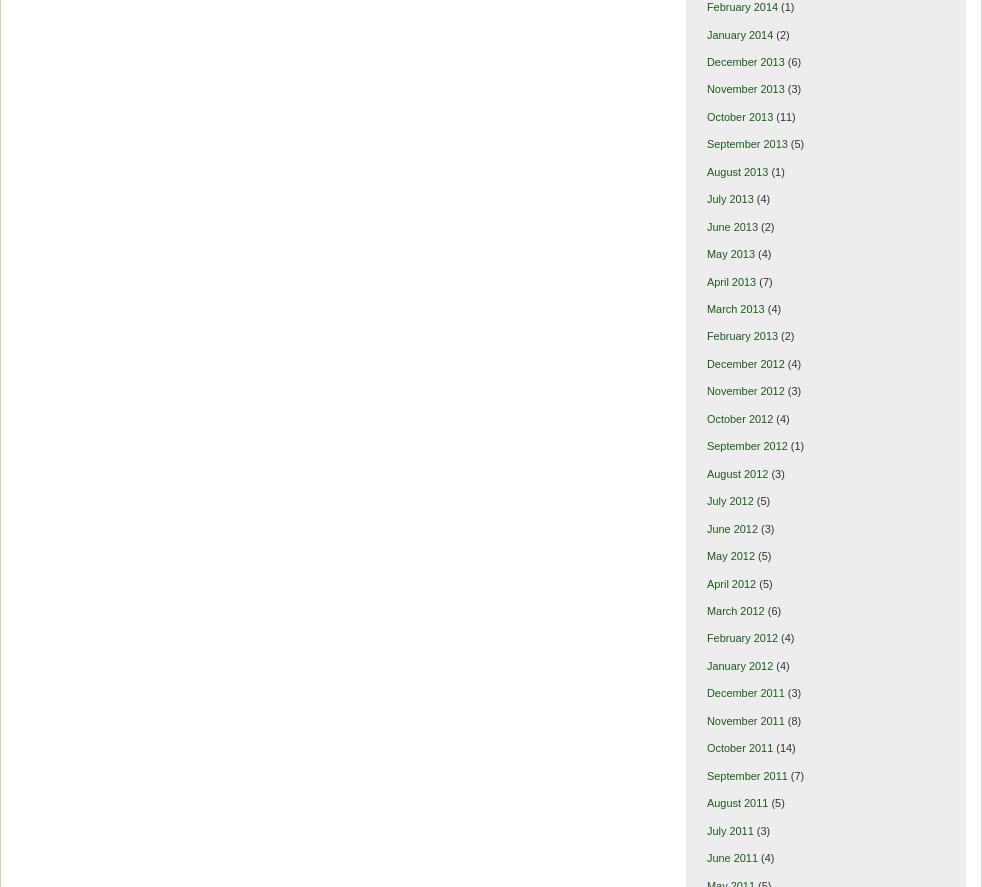 The image size is (982, 887). Describe the element at coordinates (745, 693) in the screenshot. I see `'December 2011'` at that location.